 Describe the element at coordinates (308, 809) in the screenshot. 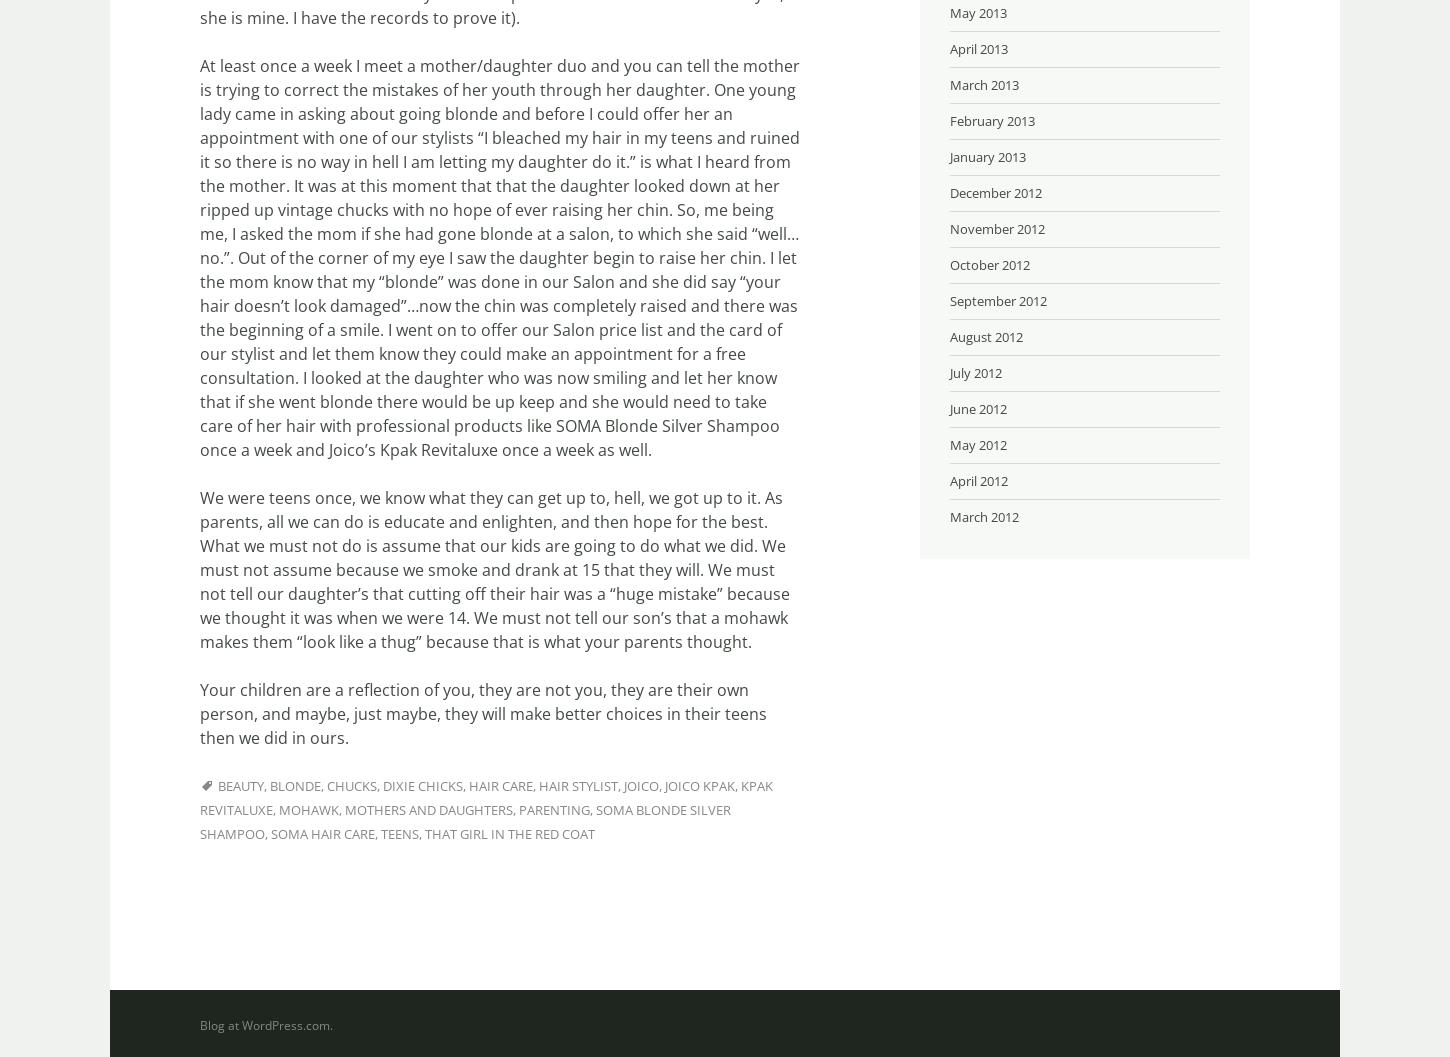

I see `'mohawk'` at that location.